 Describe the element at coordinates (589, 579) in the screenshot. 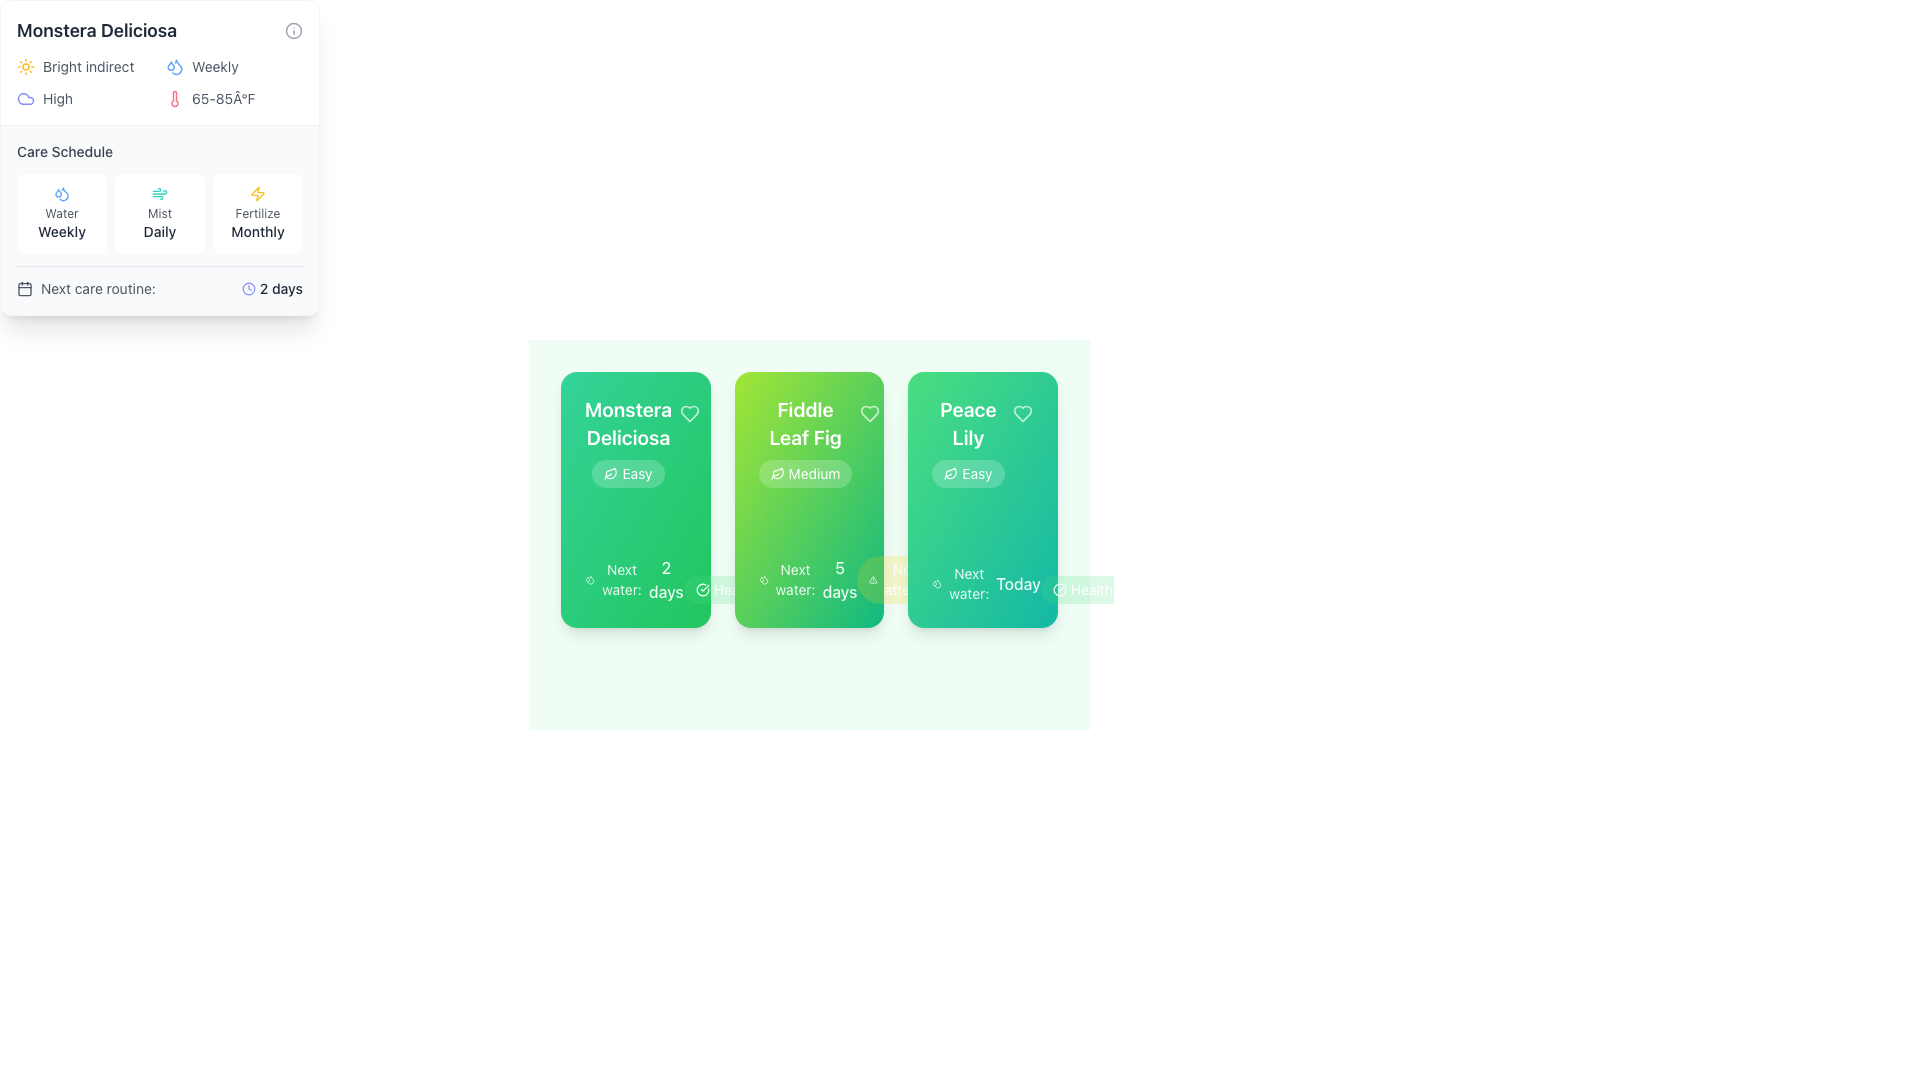

I see `the compact droplet icon representing water or hydration, which is located to the left of the text 'Next water: 2 days' in the watering schedule section of the Monstera Deliciosa plant card layout` at that location.